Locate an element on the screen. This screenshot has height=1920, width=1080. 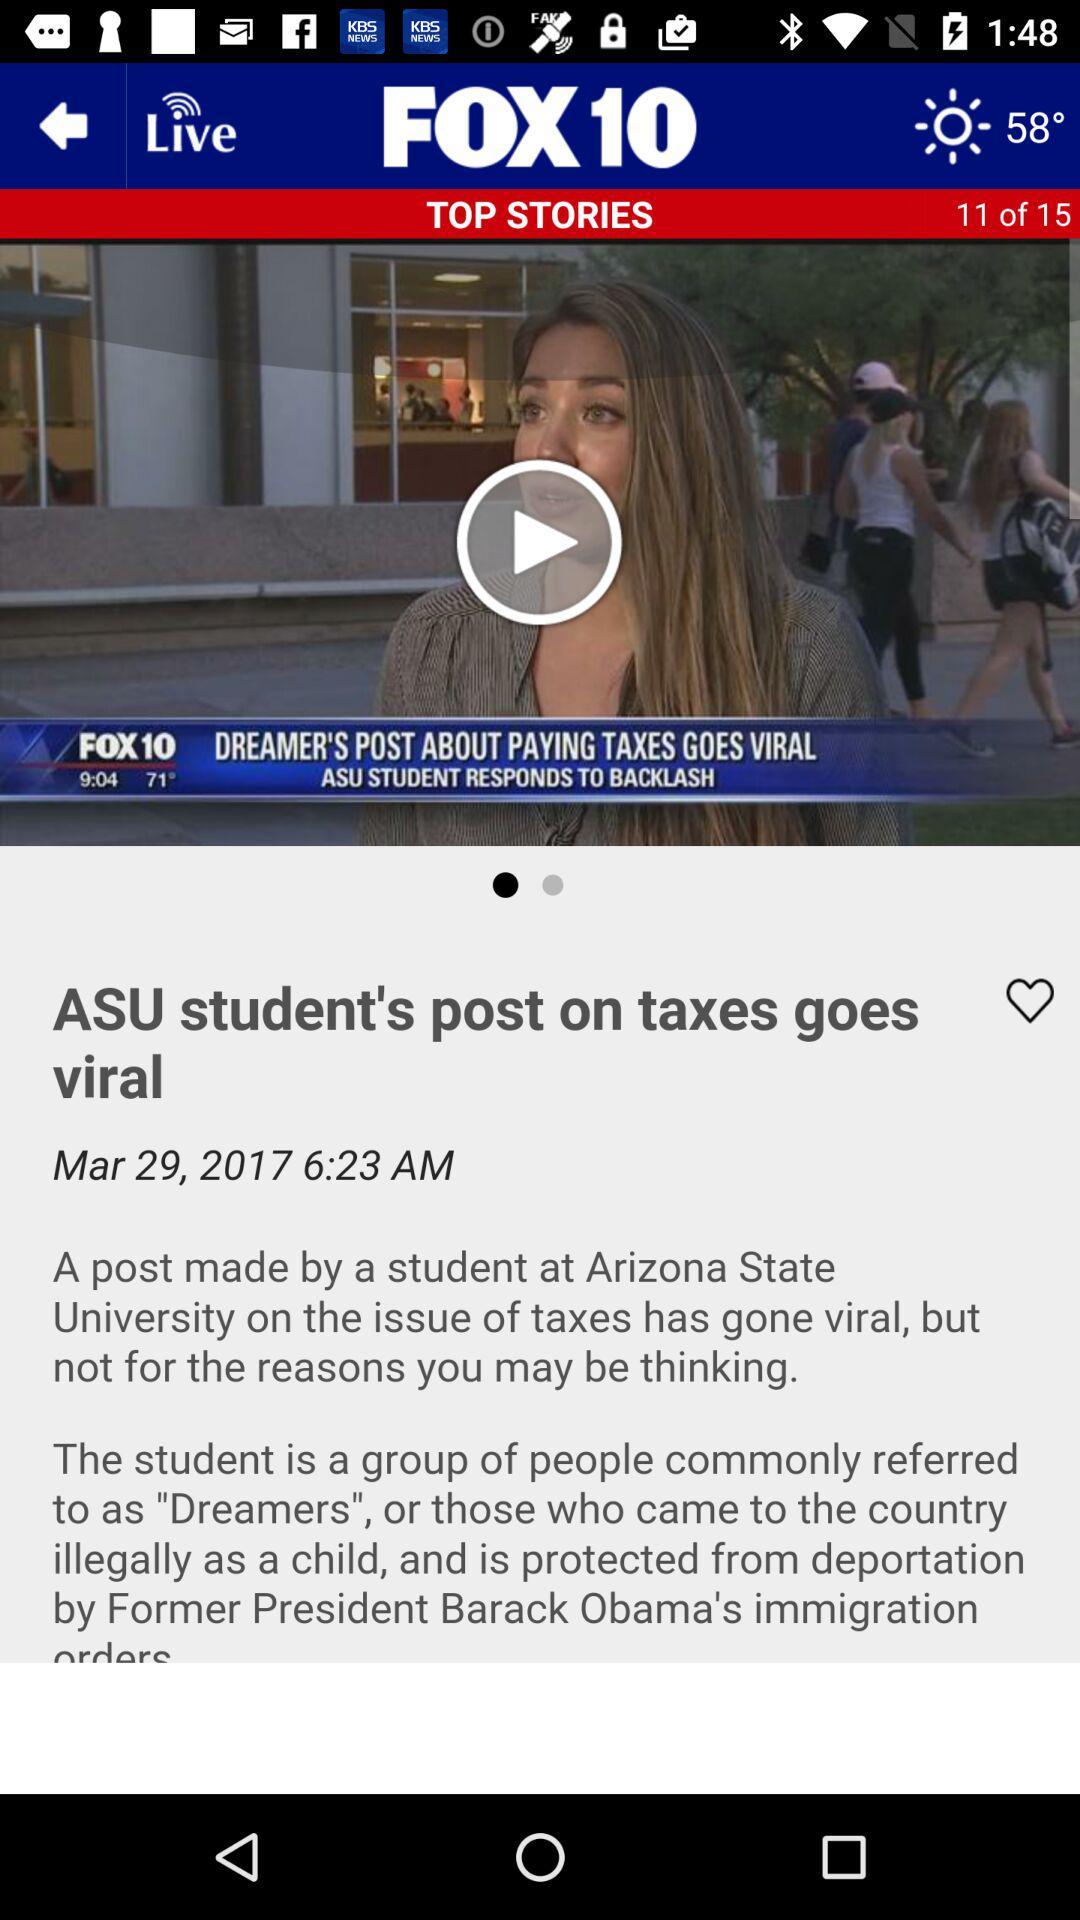
live option is located at coordinates (189, 124).